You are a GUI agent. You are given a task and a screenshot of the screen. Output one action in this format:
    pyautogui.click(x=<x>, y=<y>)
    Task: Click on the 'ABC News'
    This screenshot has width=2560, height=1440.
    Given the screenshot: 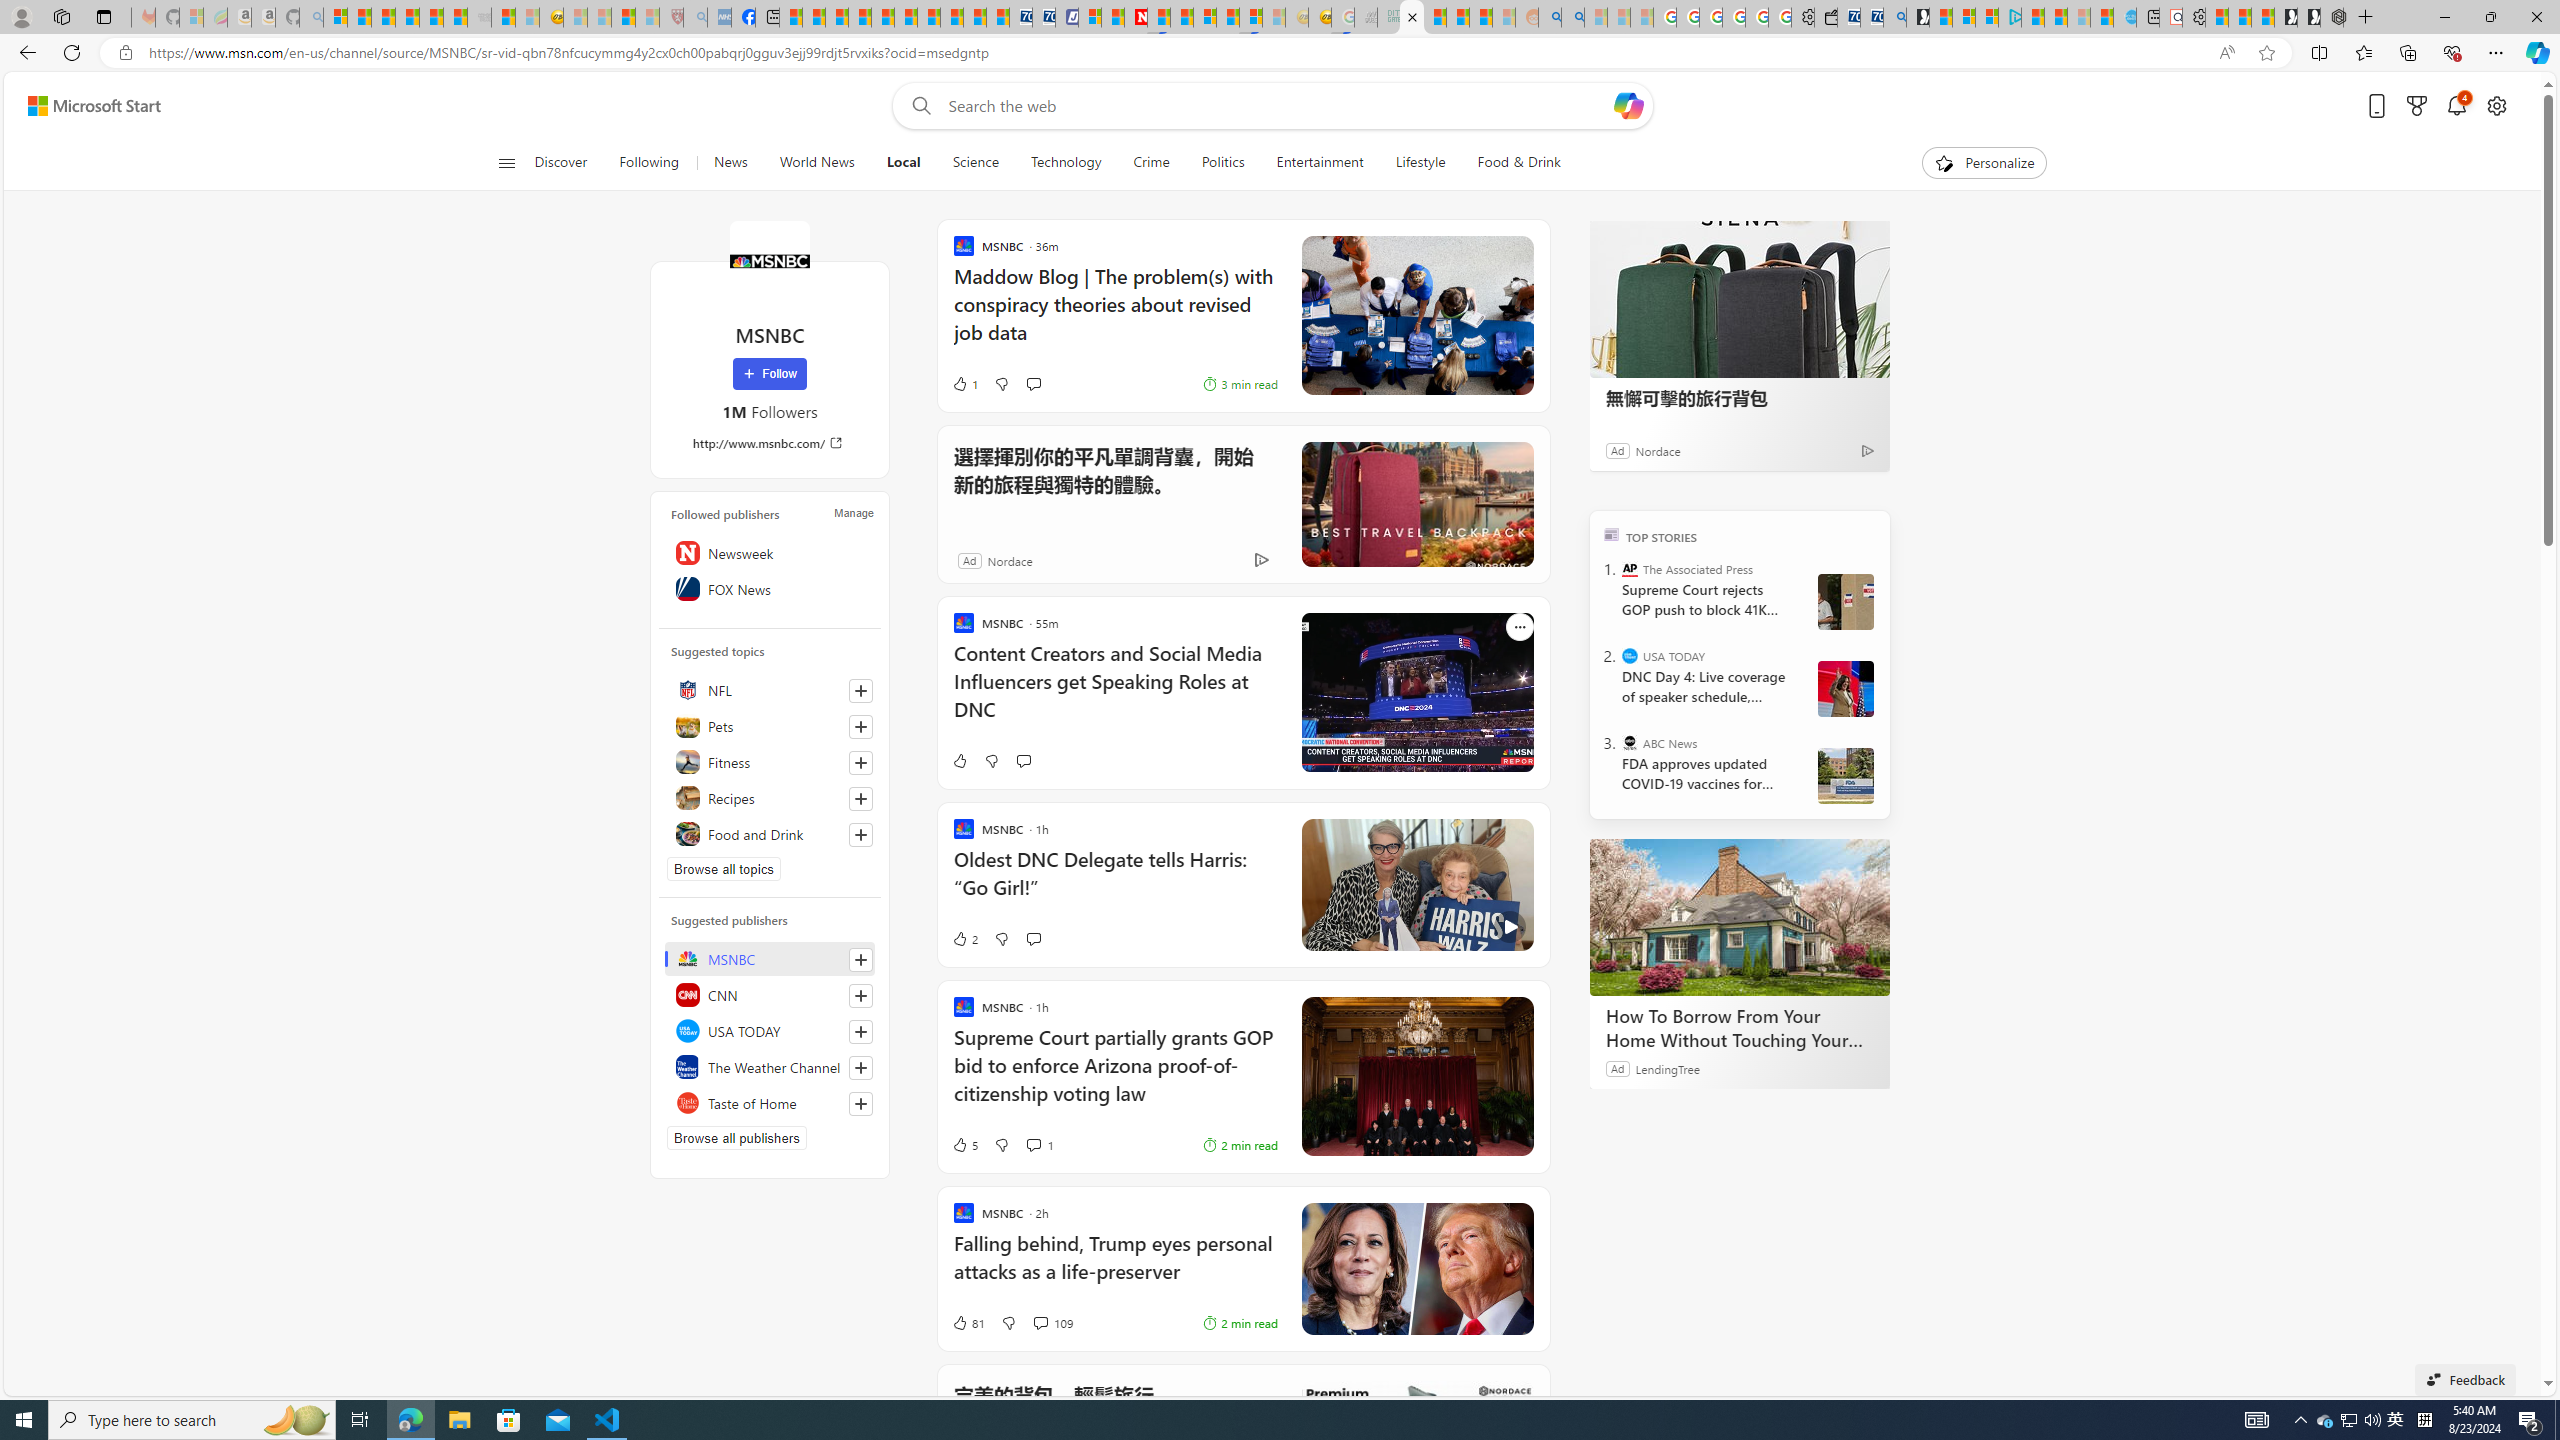 What is the action you would take?
    pyautogui.click(x=1630, y=742)
    